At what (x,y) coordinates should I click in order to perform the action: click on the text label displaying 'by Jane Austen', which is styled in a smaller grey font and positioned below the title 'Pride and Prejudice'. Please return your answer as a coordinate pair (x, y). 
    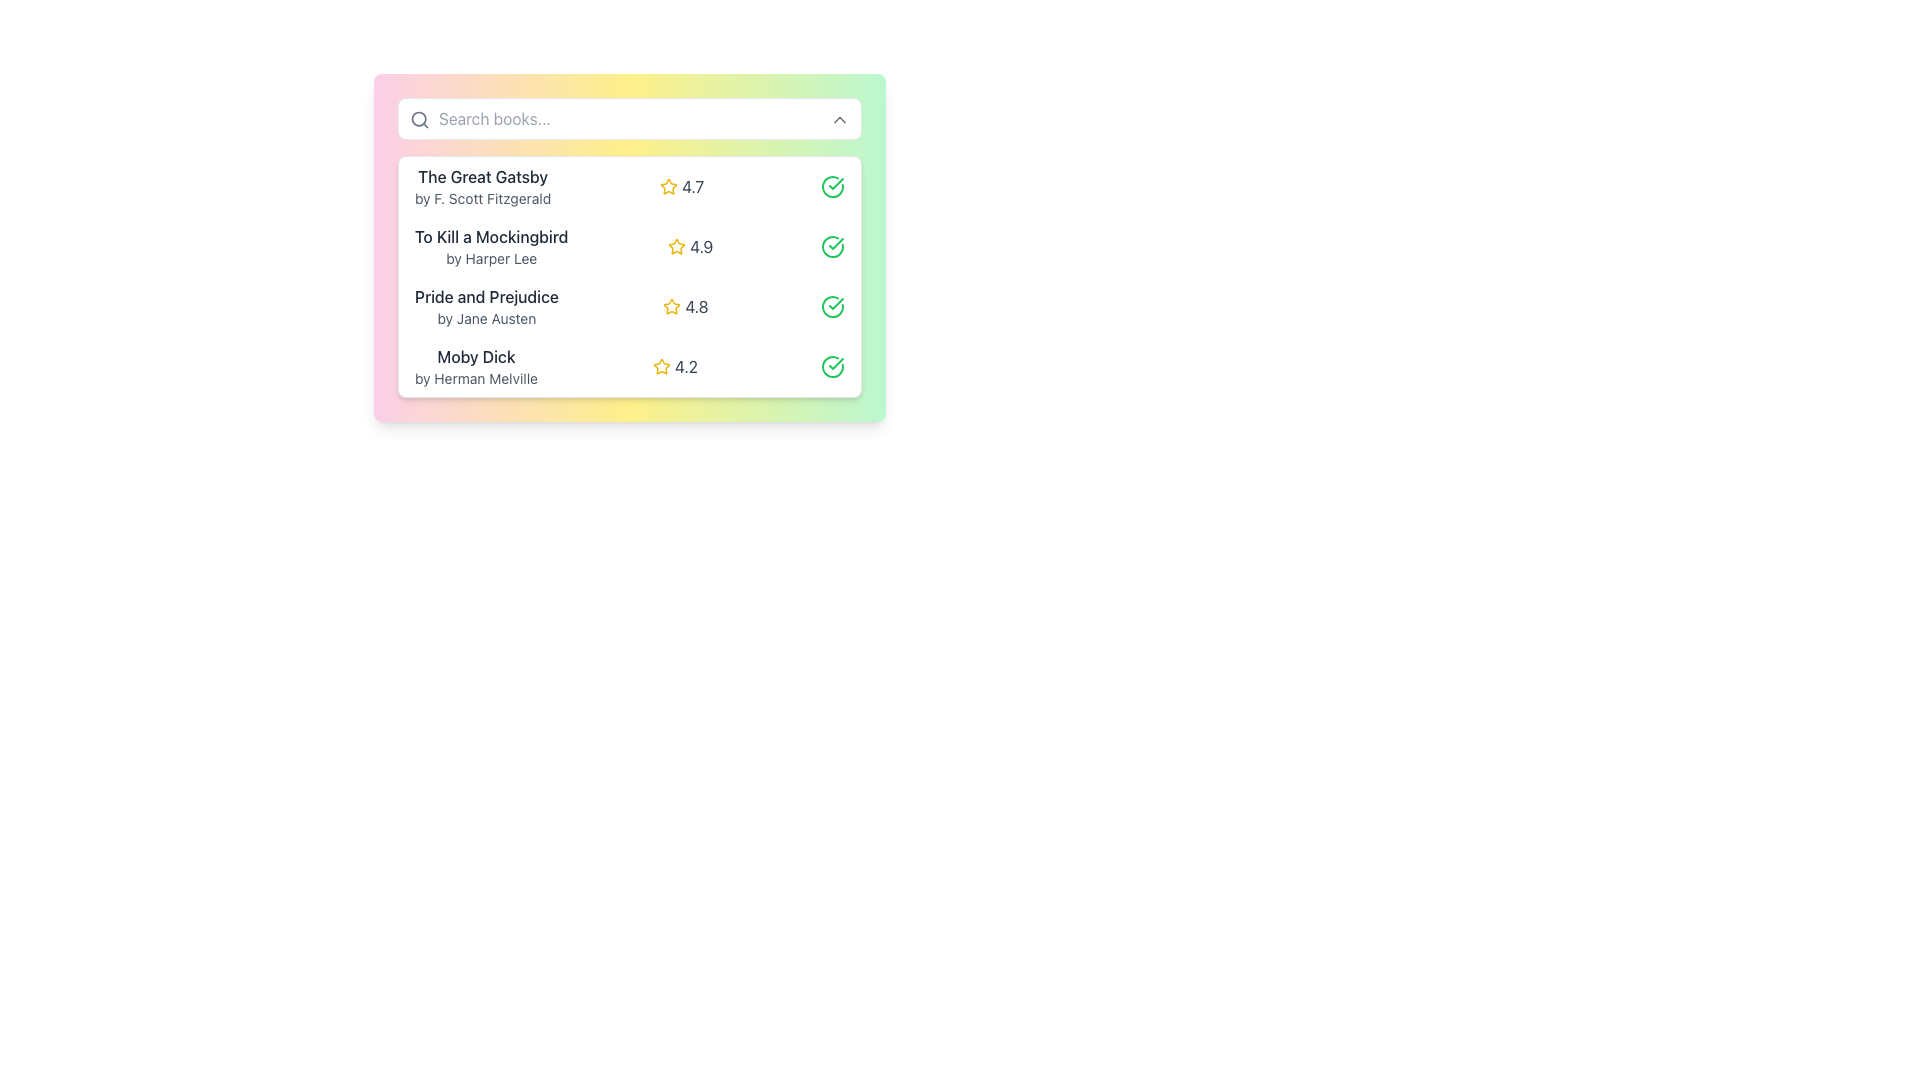
    Looking at the image, I should click on (486, 318).